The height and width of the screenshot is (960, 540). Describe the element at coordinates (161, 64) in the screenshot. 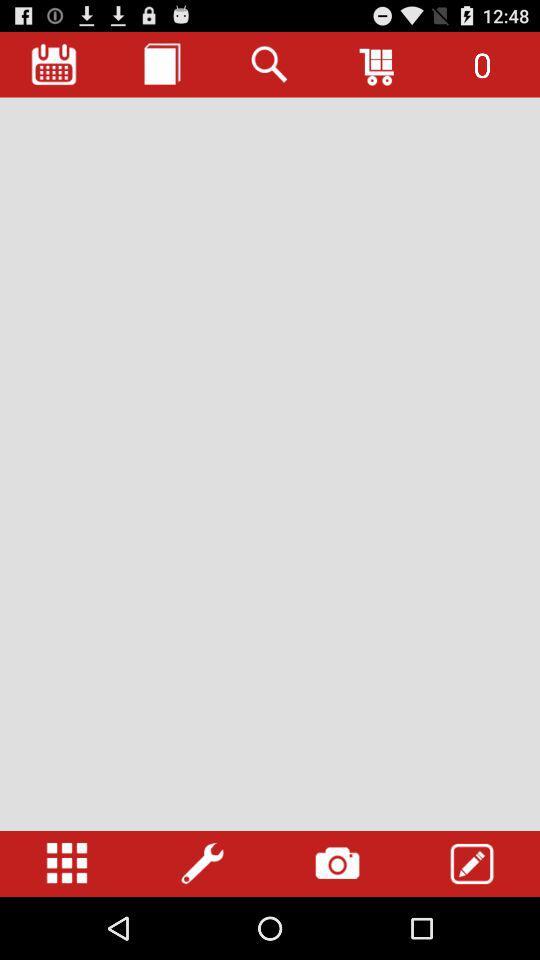

I see `new note` at that location.